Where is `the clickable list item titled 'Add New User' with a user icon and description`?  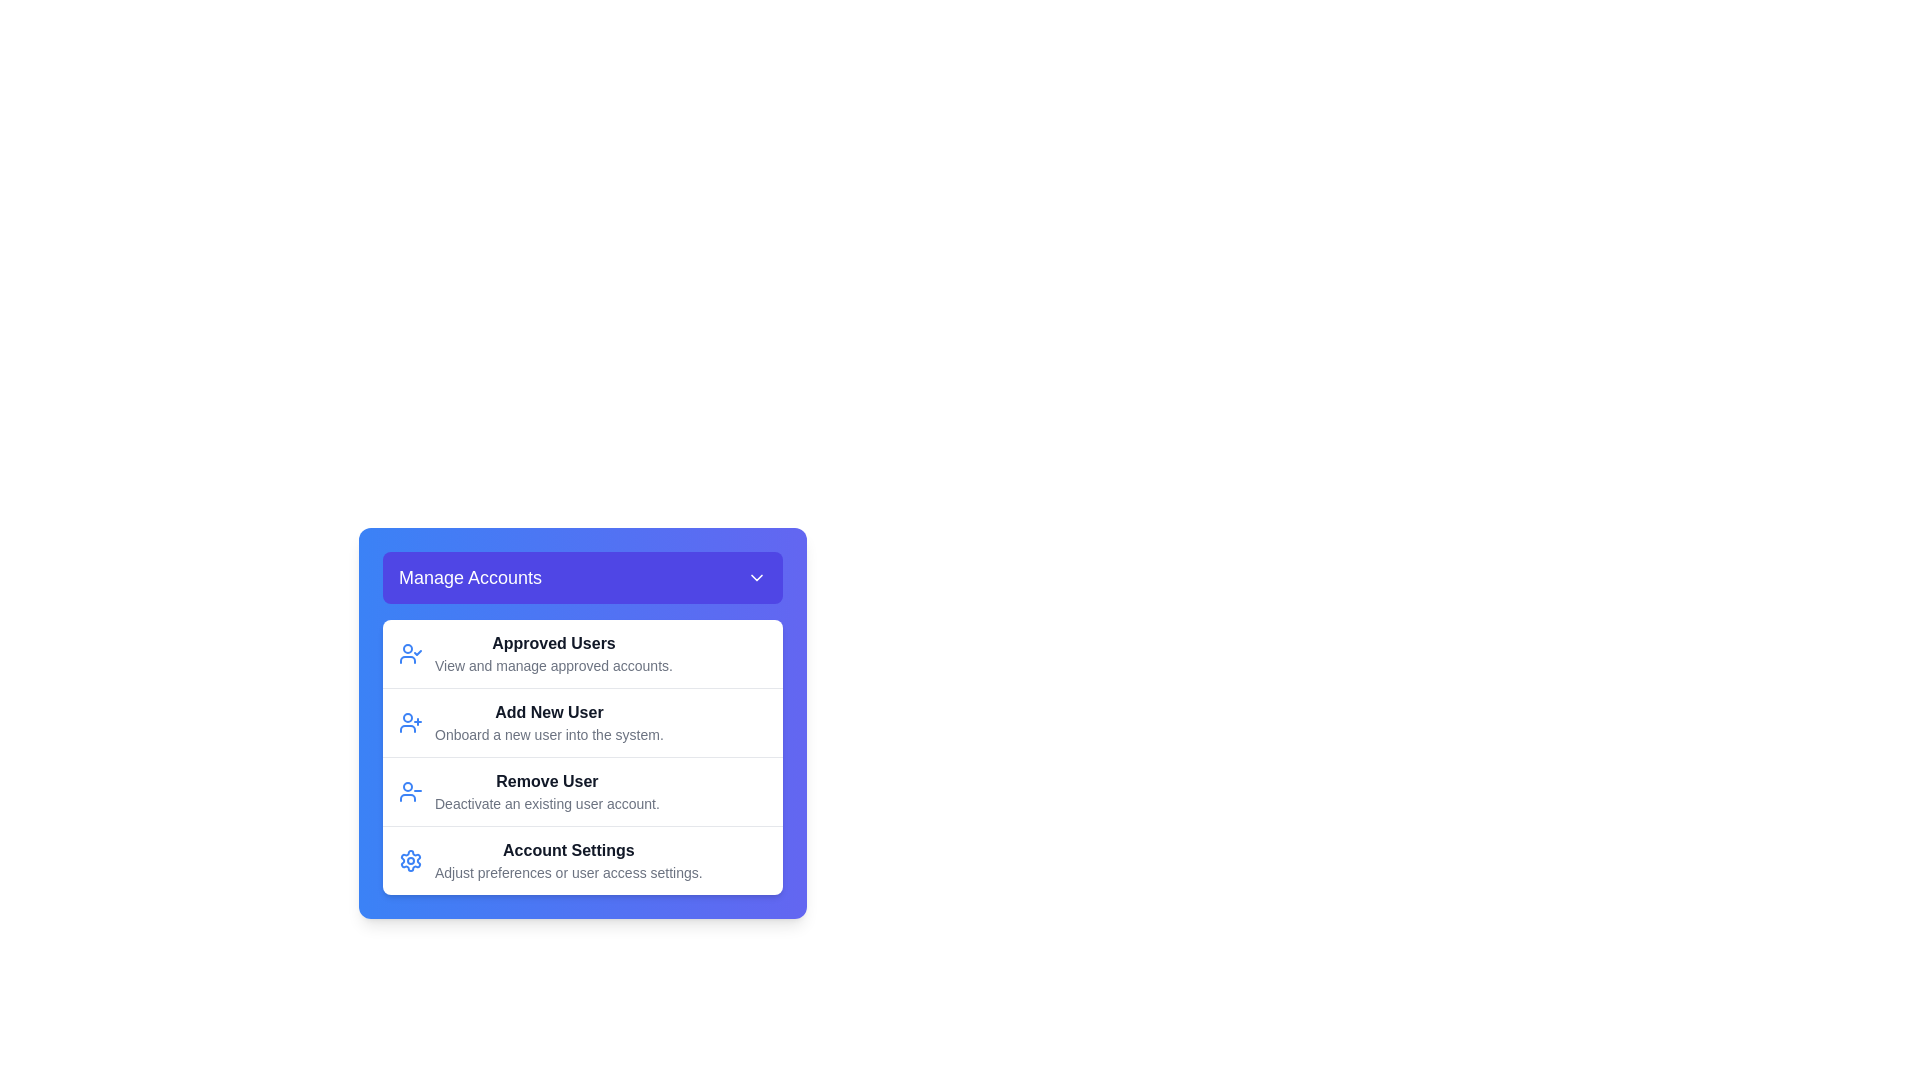 the clickable list item titled 'Add New User' with a user icon and description is located at coordinates (581, 721).